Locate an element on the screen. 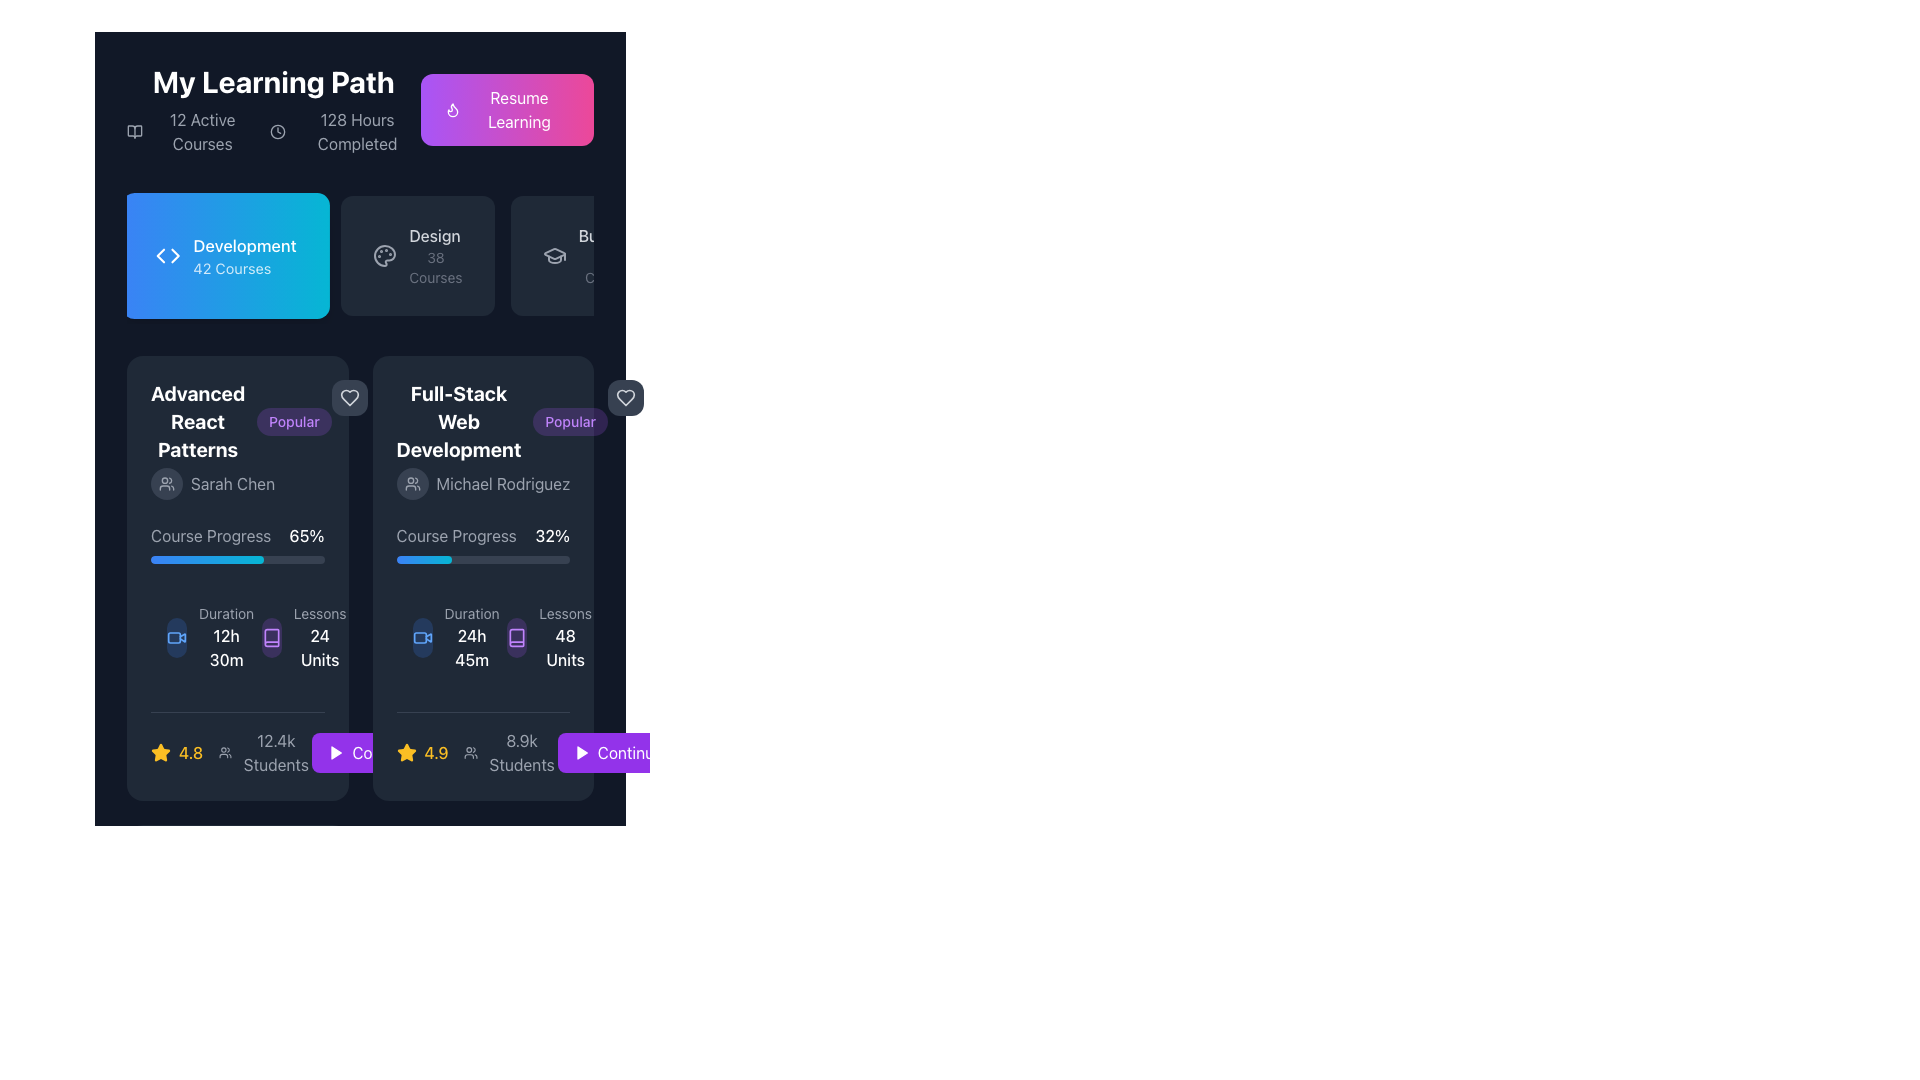  the 'Popular' badge, which is a rounded rectangular badge with a light purple background located in the top-right corner of the 'Full-Stack Web Development' course card is located at coordinates (569, 420).